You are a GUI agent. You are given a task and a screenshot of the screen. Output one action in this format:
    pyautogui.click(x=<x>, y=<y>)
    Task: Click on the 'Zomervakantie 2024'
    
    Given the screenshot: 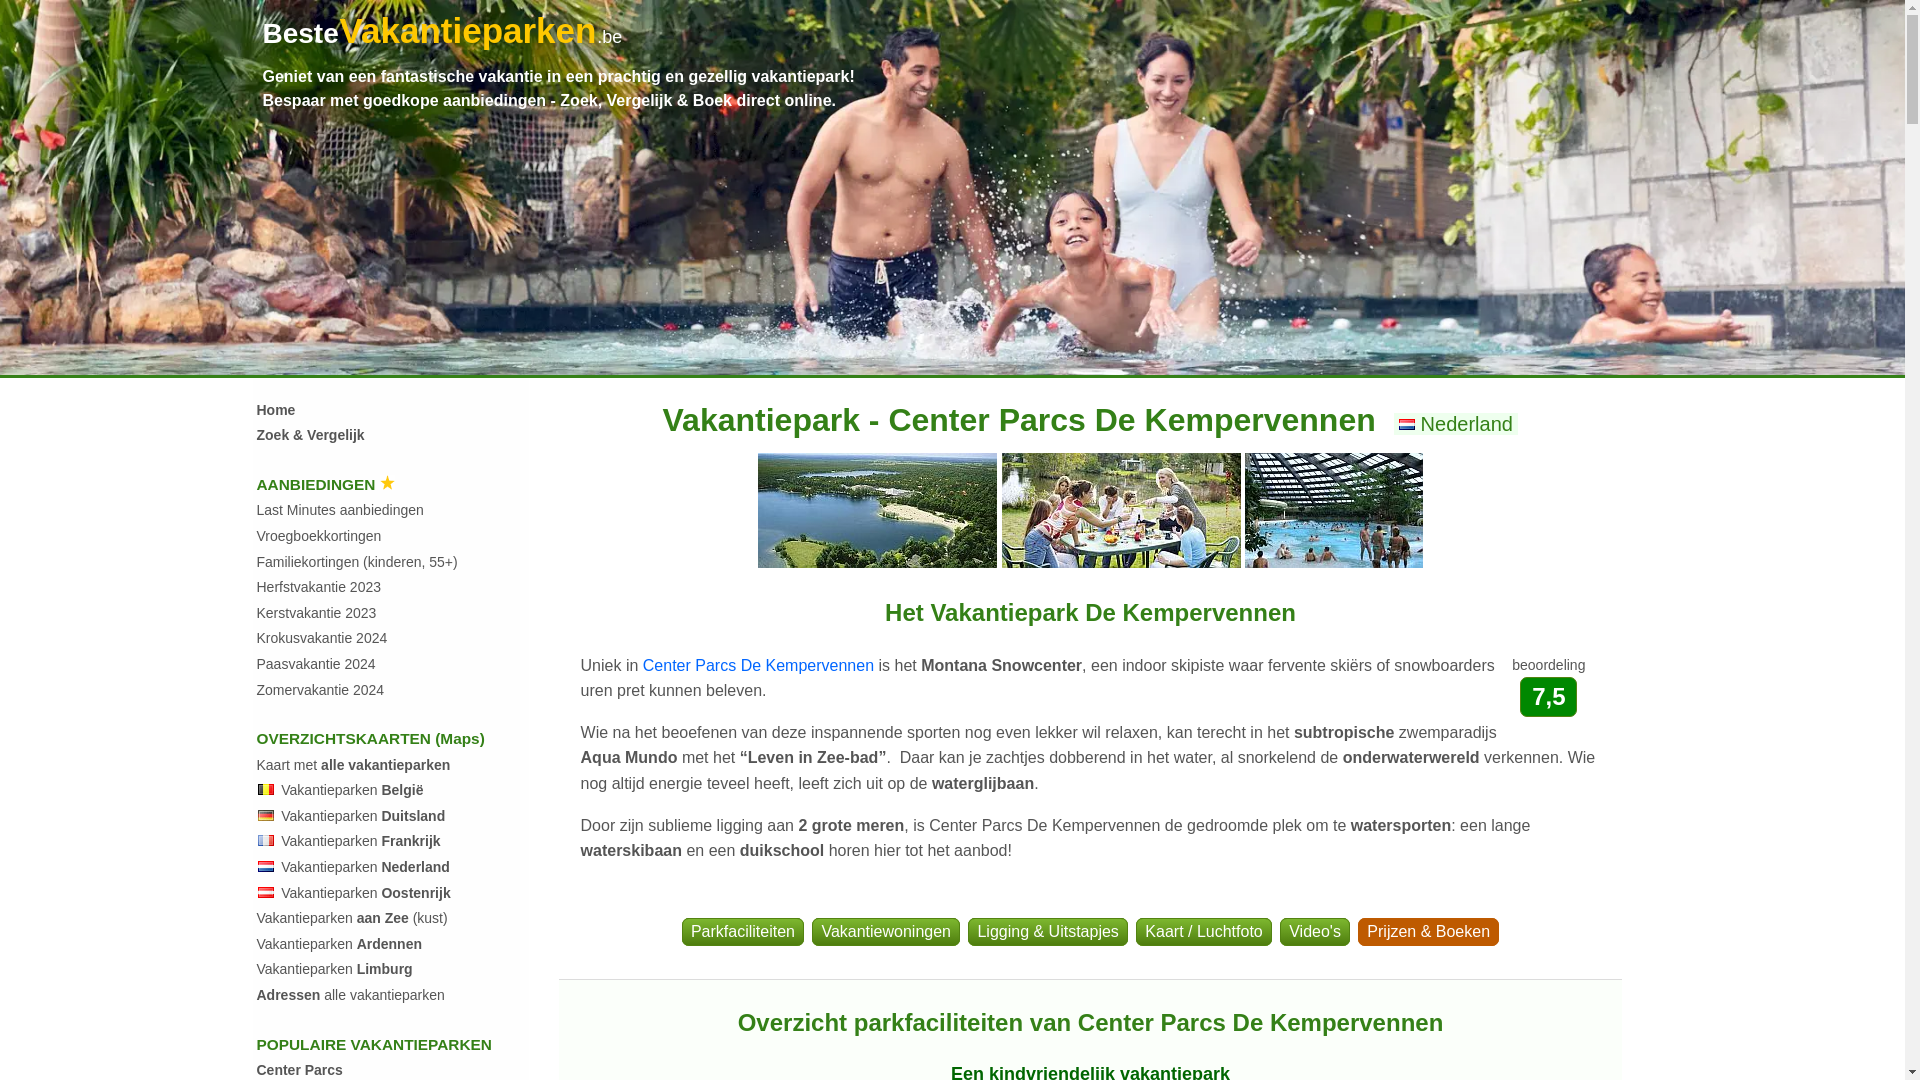 What is the action you would take?
    pyautogui.click(x=320, y=689)
    